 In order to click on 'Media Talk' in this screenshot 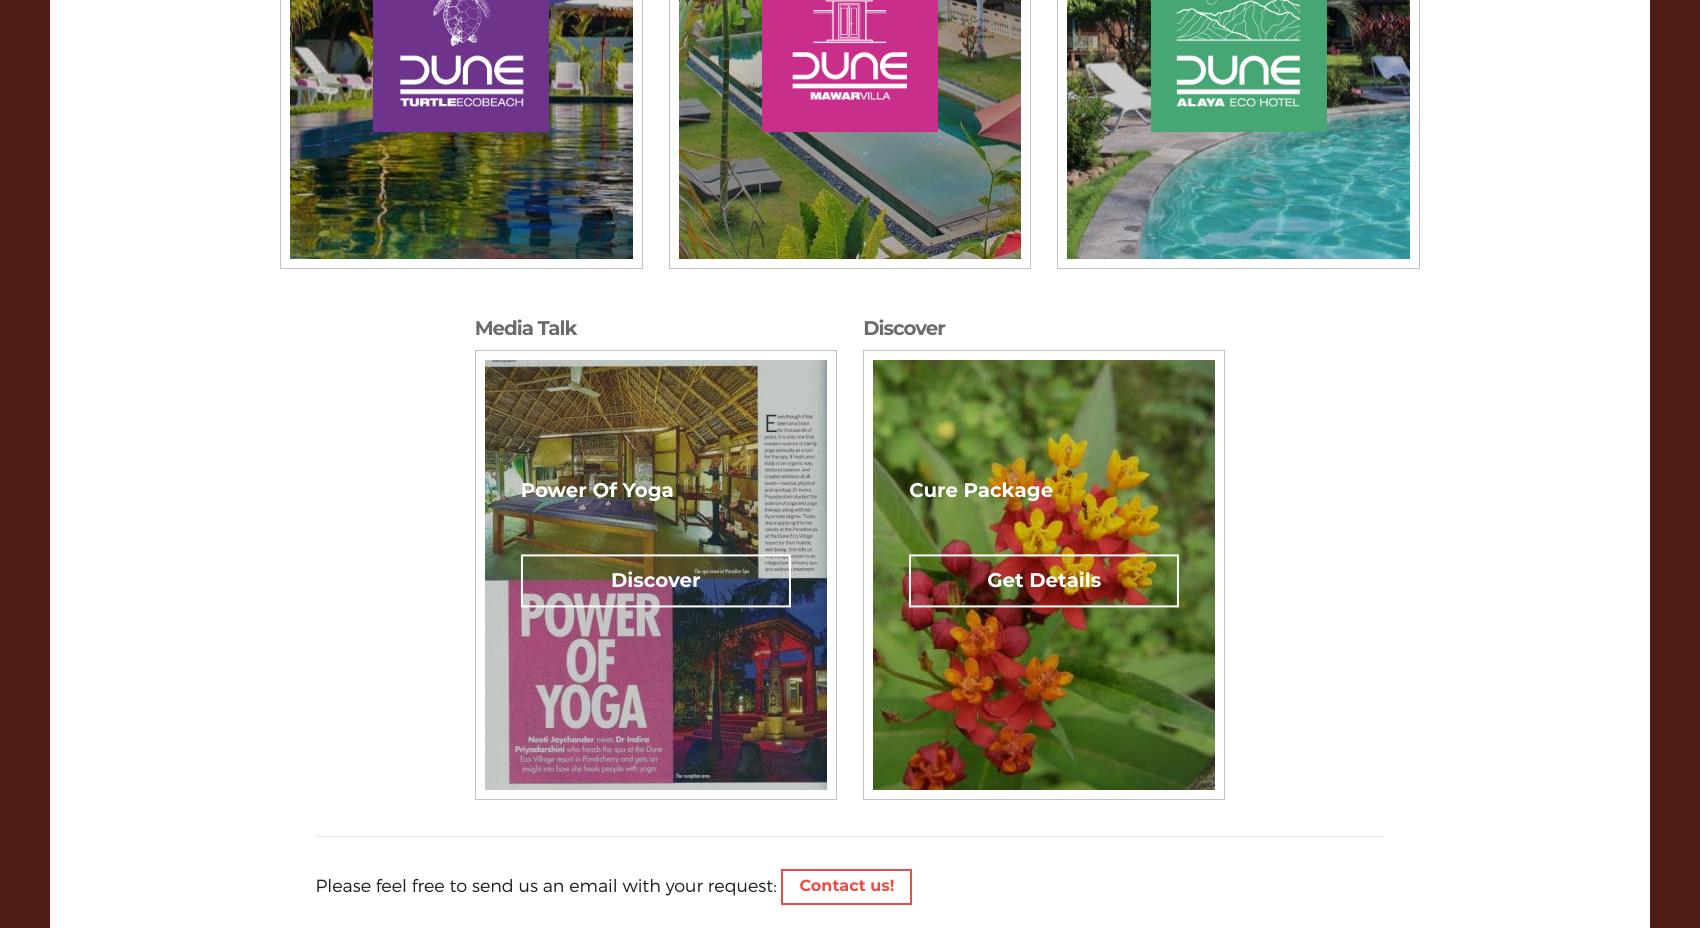, I will do `click(524, 326)`.